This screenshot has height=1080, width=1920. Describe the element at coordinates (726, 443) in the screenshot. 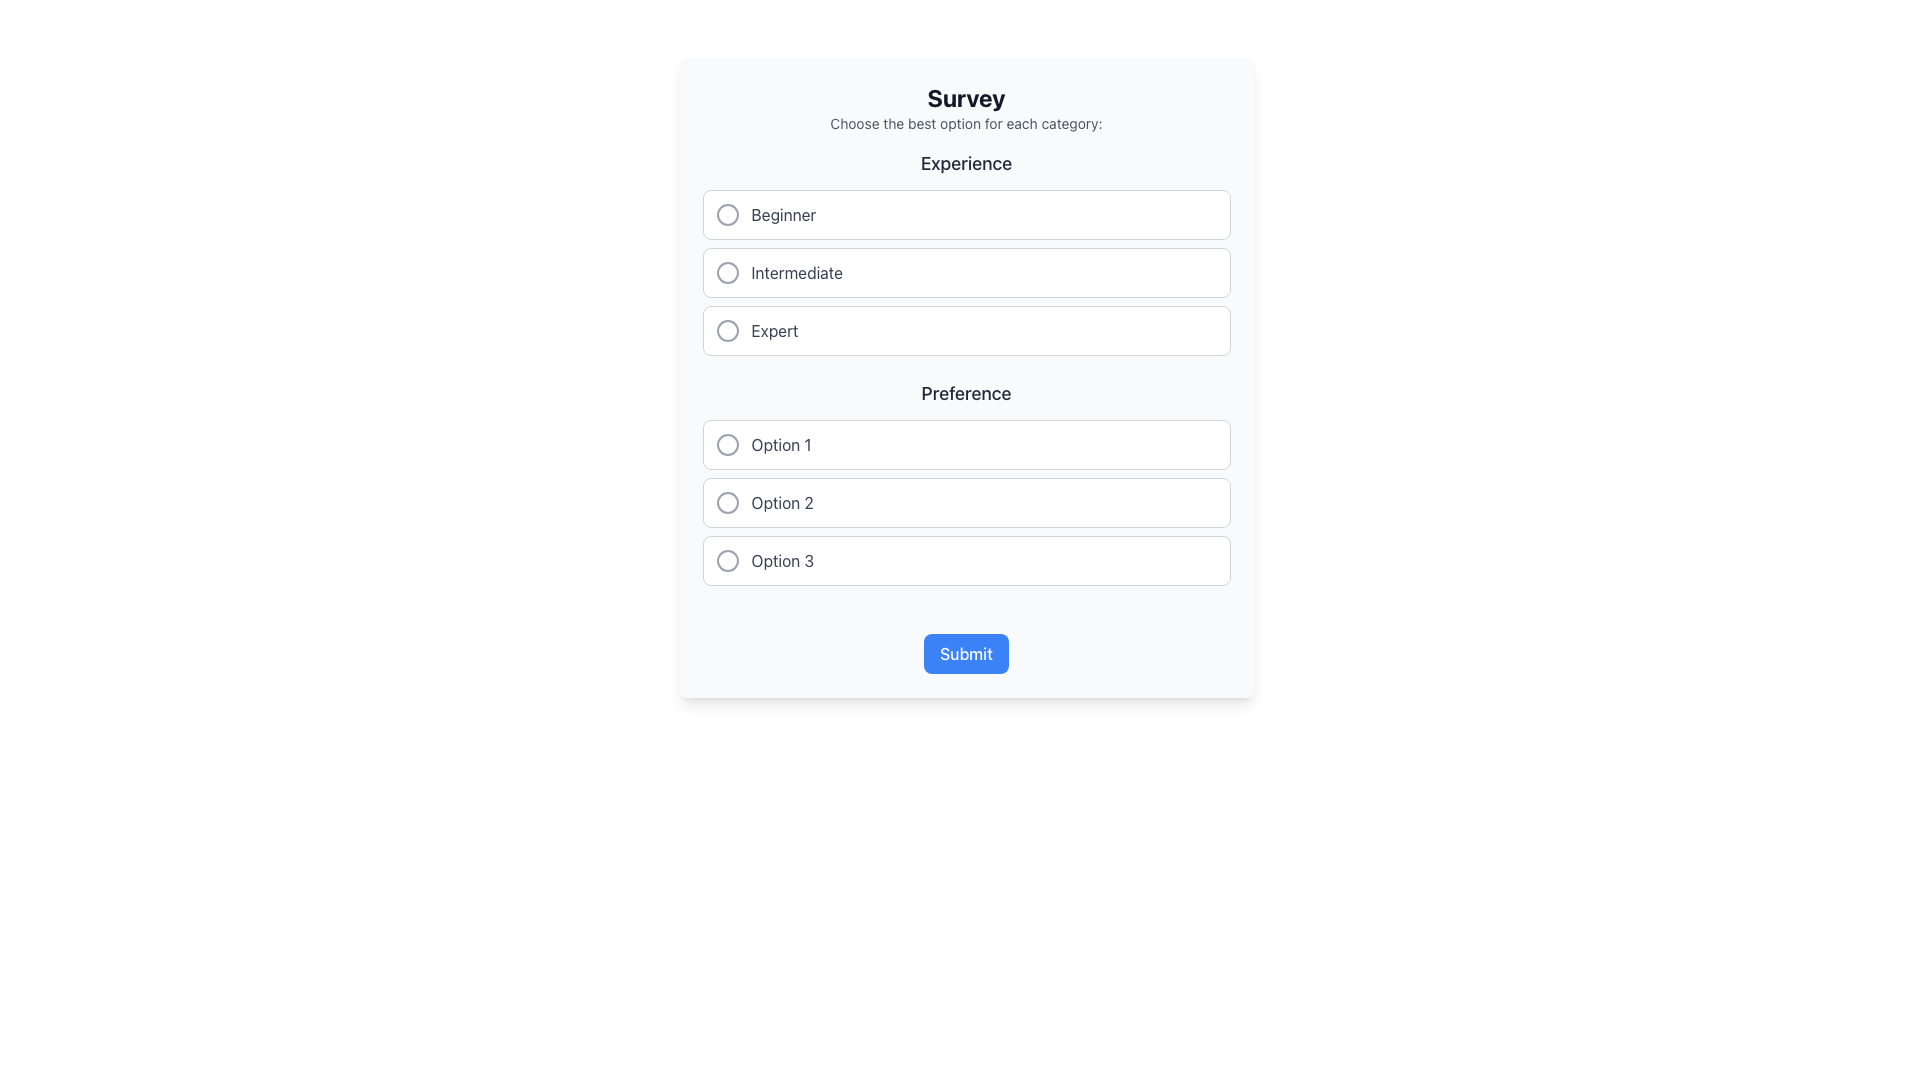

I see `the circular Radio Button Indicator adjacent to the text label 'Option 1'` at that location.